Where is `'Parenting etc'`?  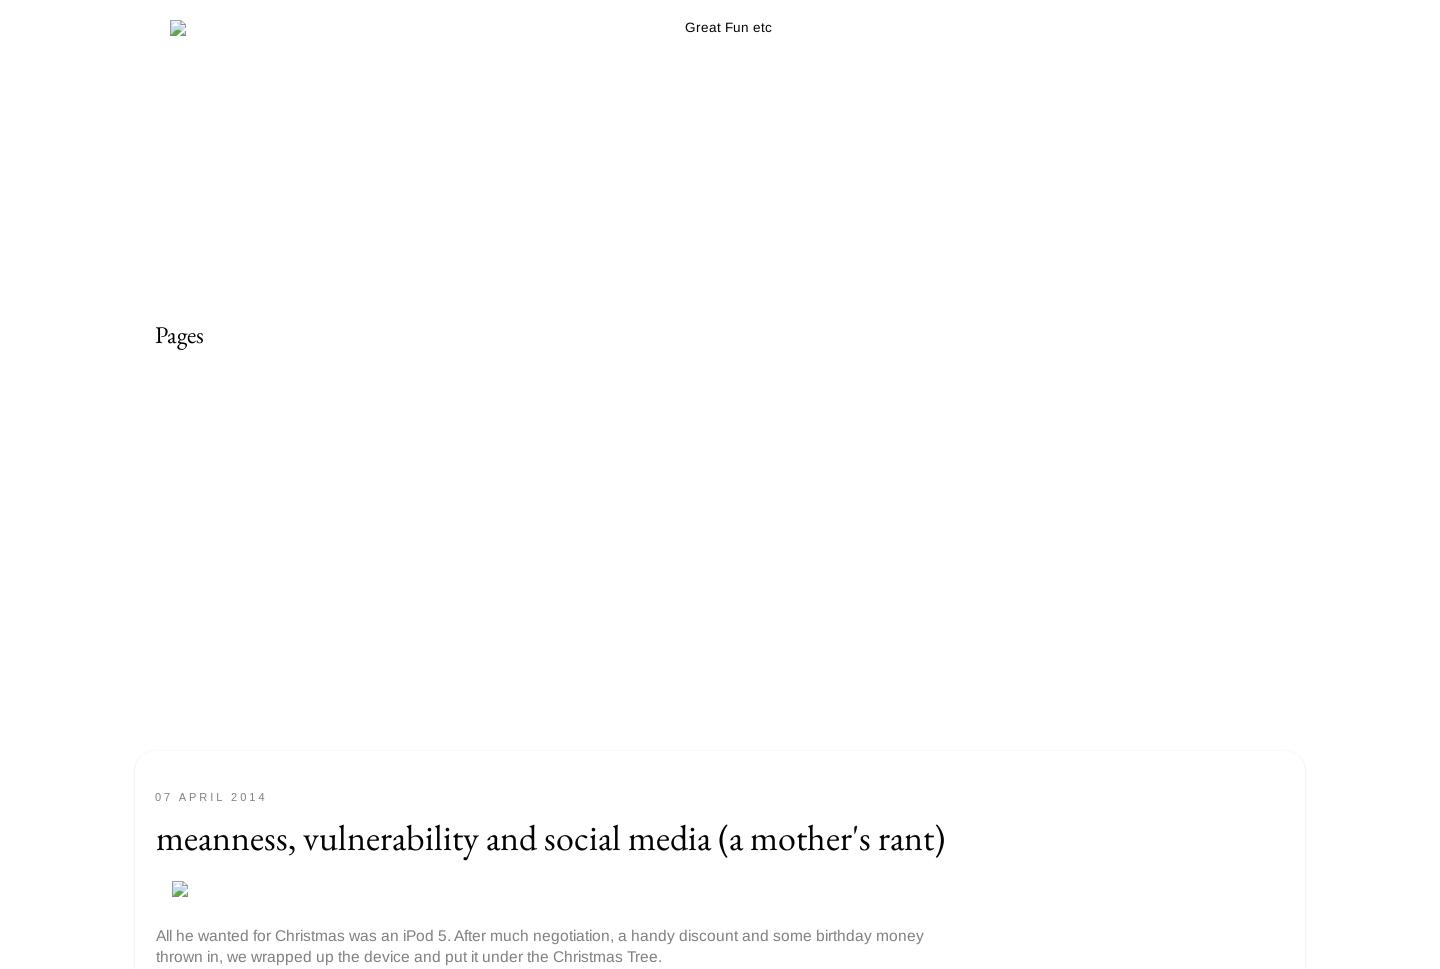
'Parenting etc' is located at coordinates (207, 448).